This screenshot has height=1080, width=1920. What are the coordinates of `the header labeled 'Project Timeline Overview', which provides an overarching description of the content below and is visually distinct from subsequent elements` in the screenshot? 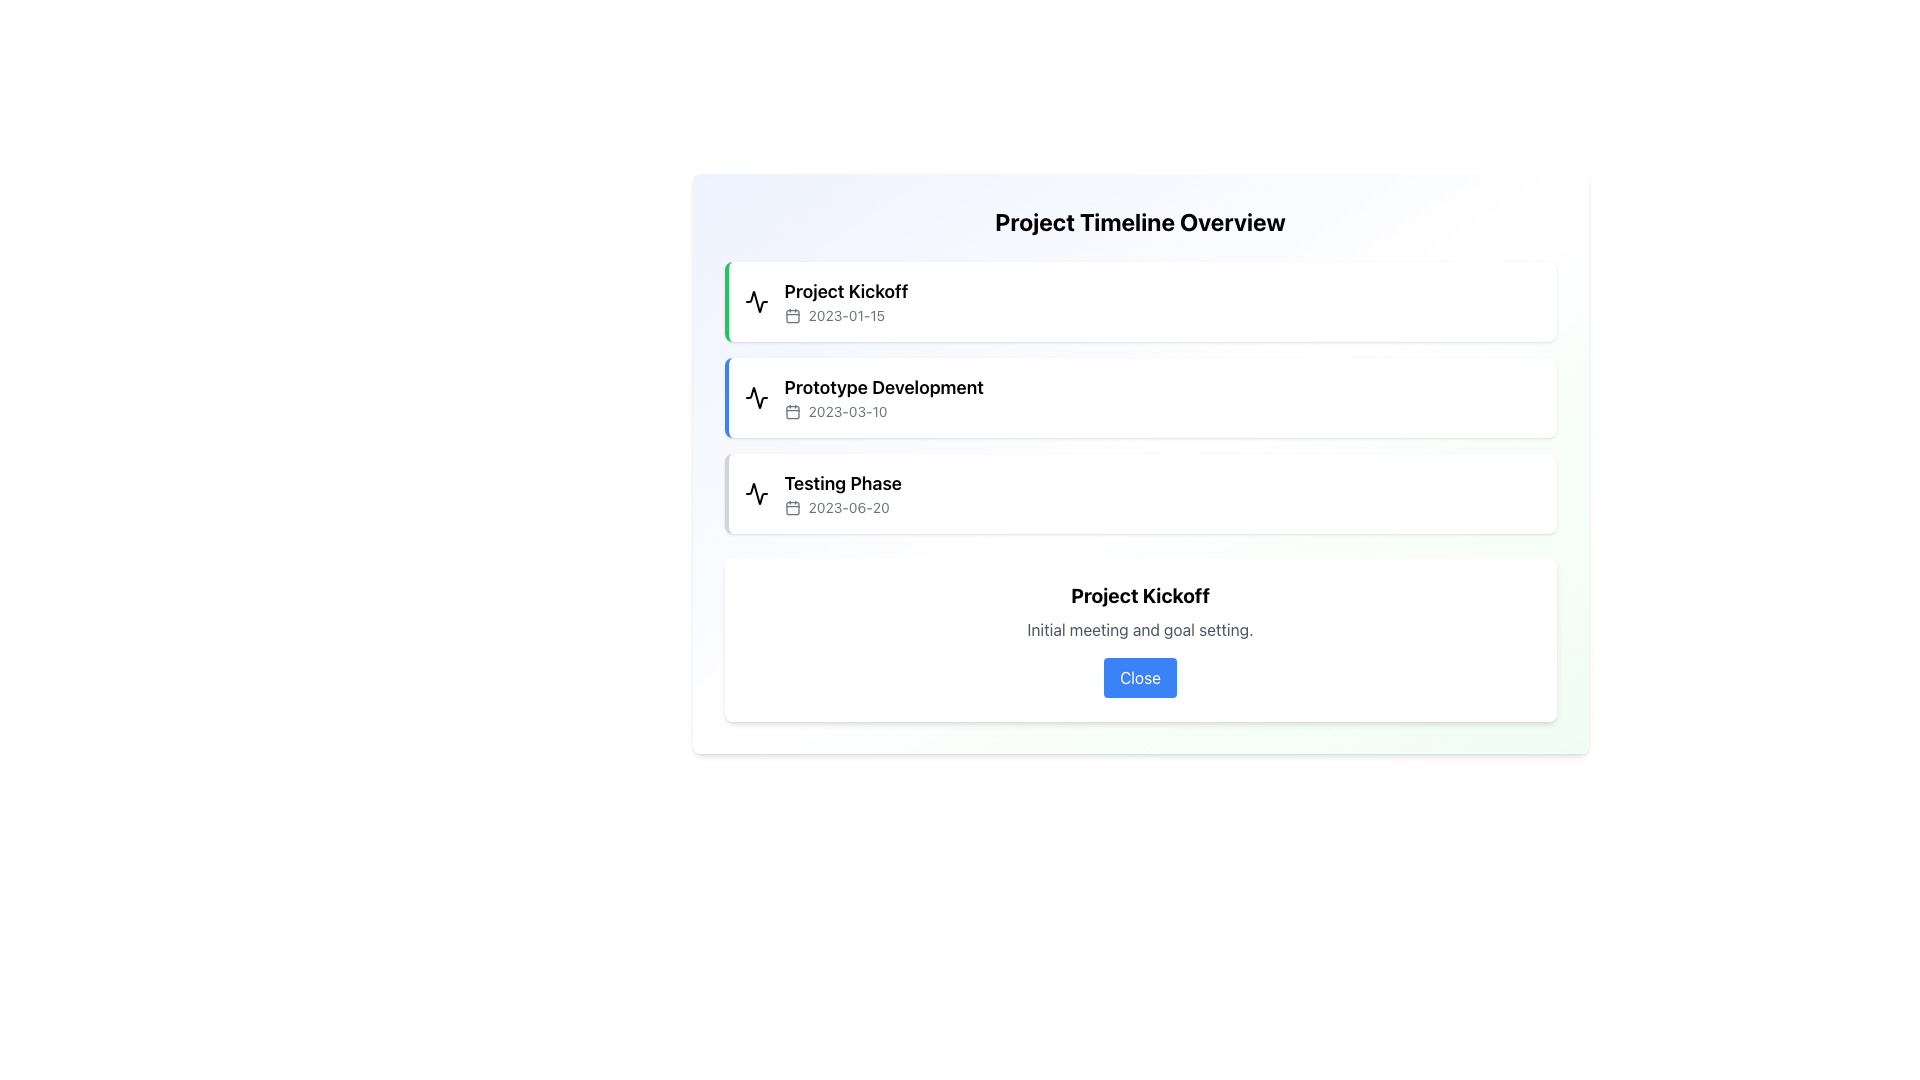 It's located at (1140, 222).